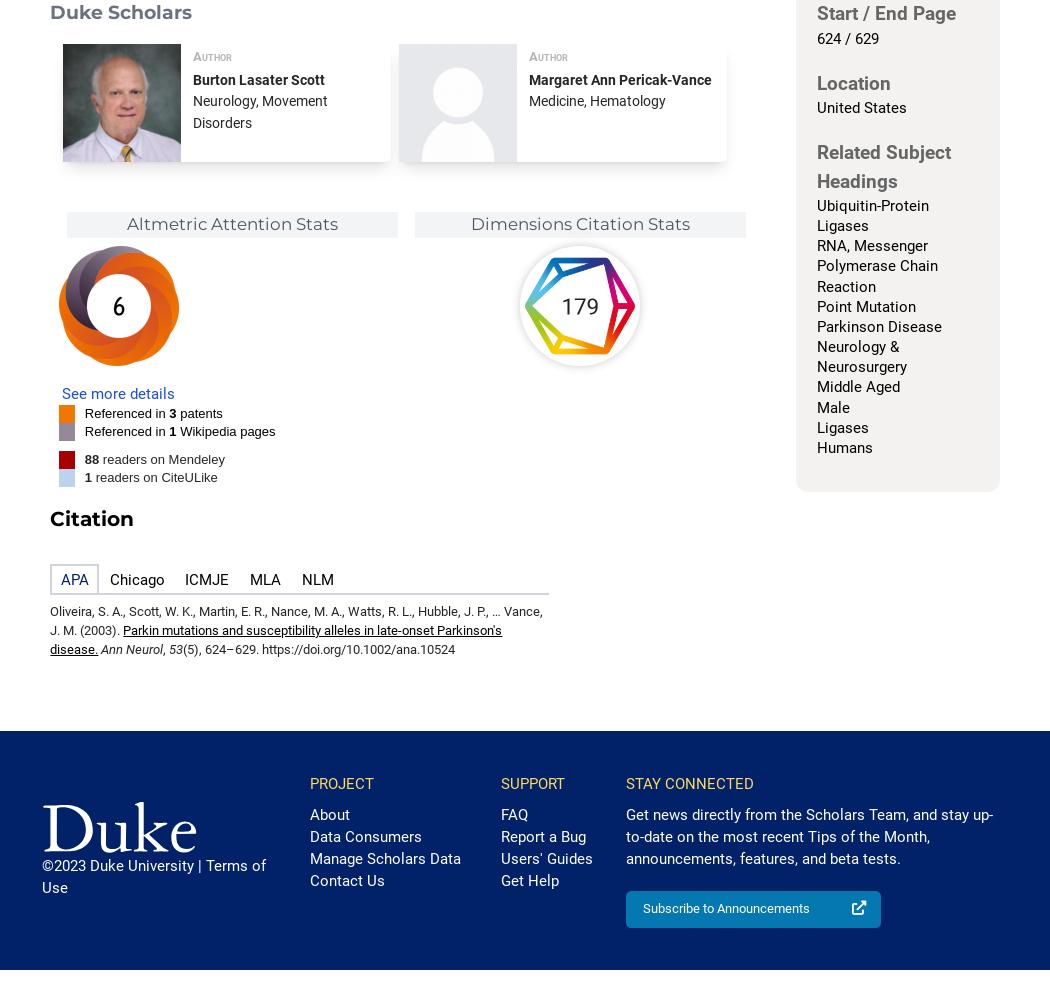  I want to click on 'readers on Mendeley', so click(162, 458).